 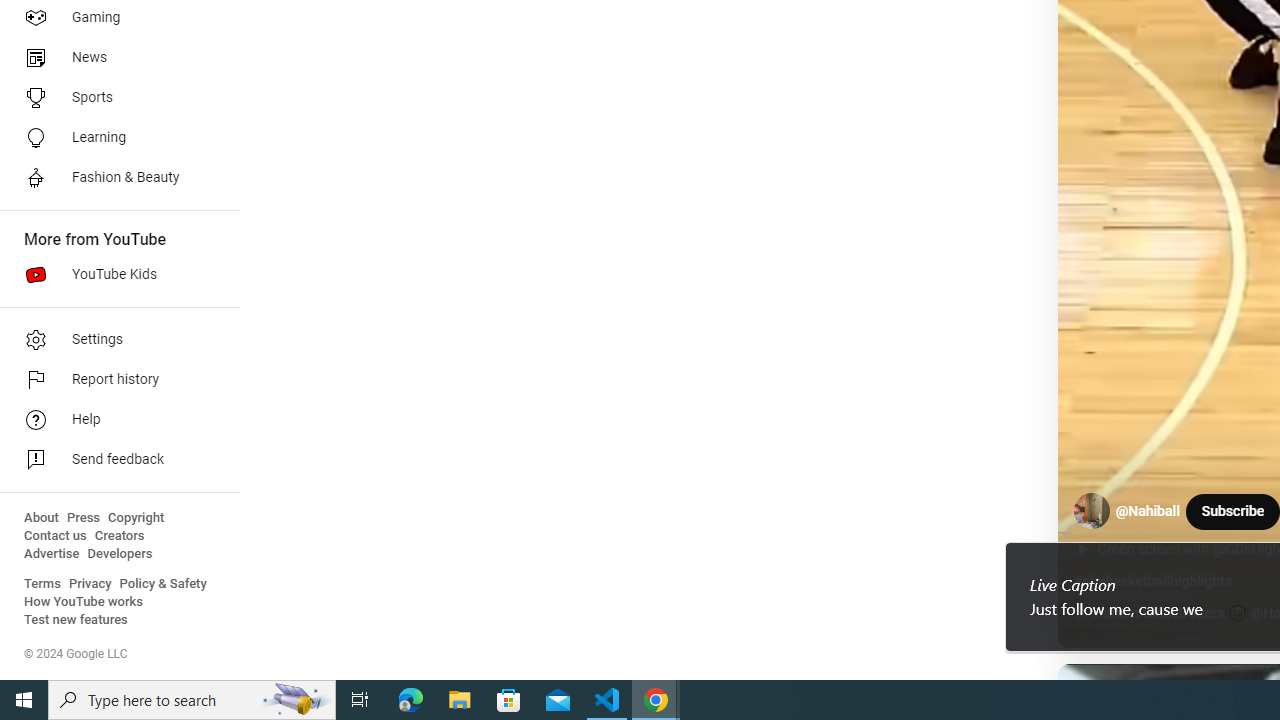 I want to click on 'Contact us', so click(x=55, y=535).